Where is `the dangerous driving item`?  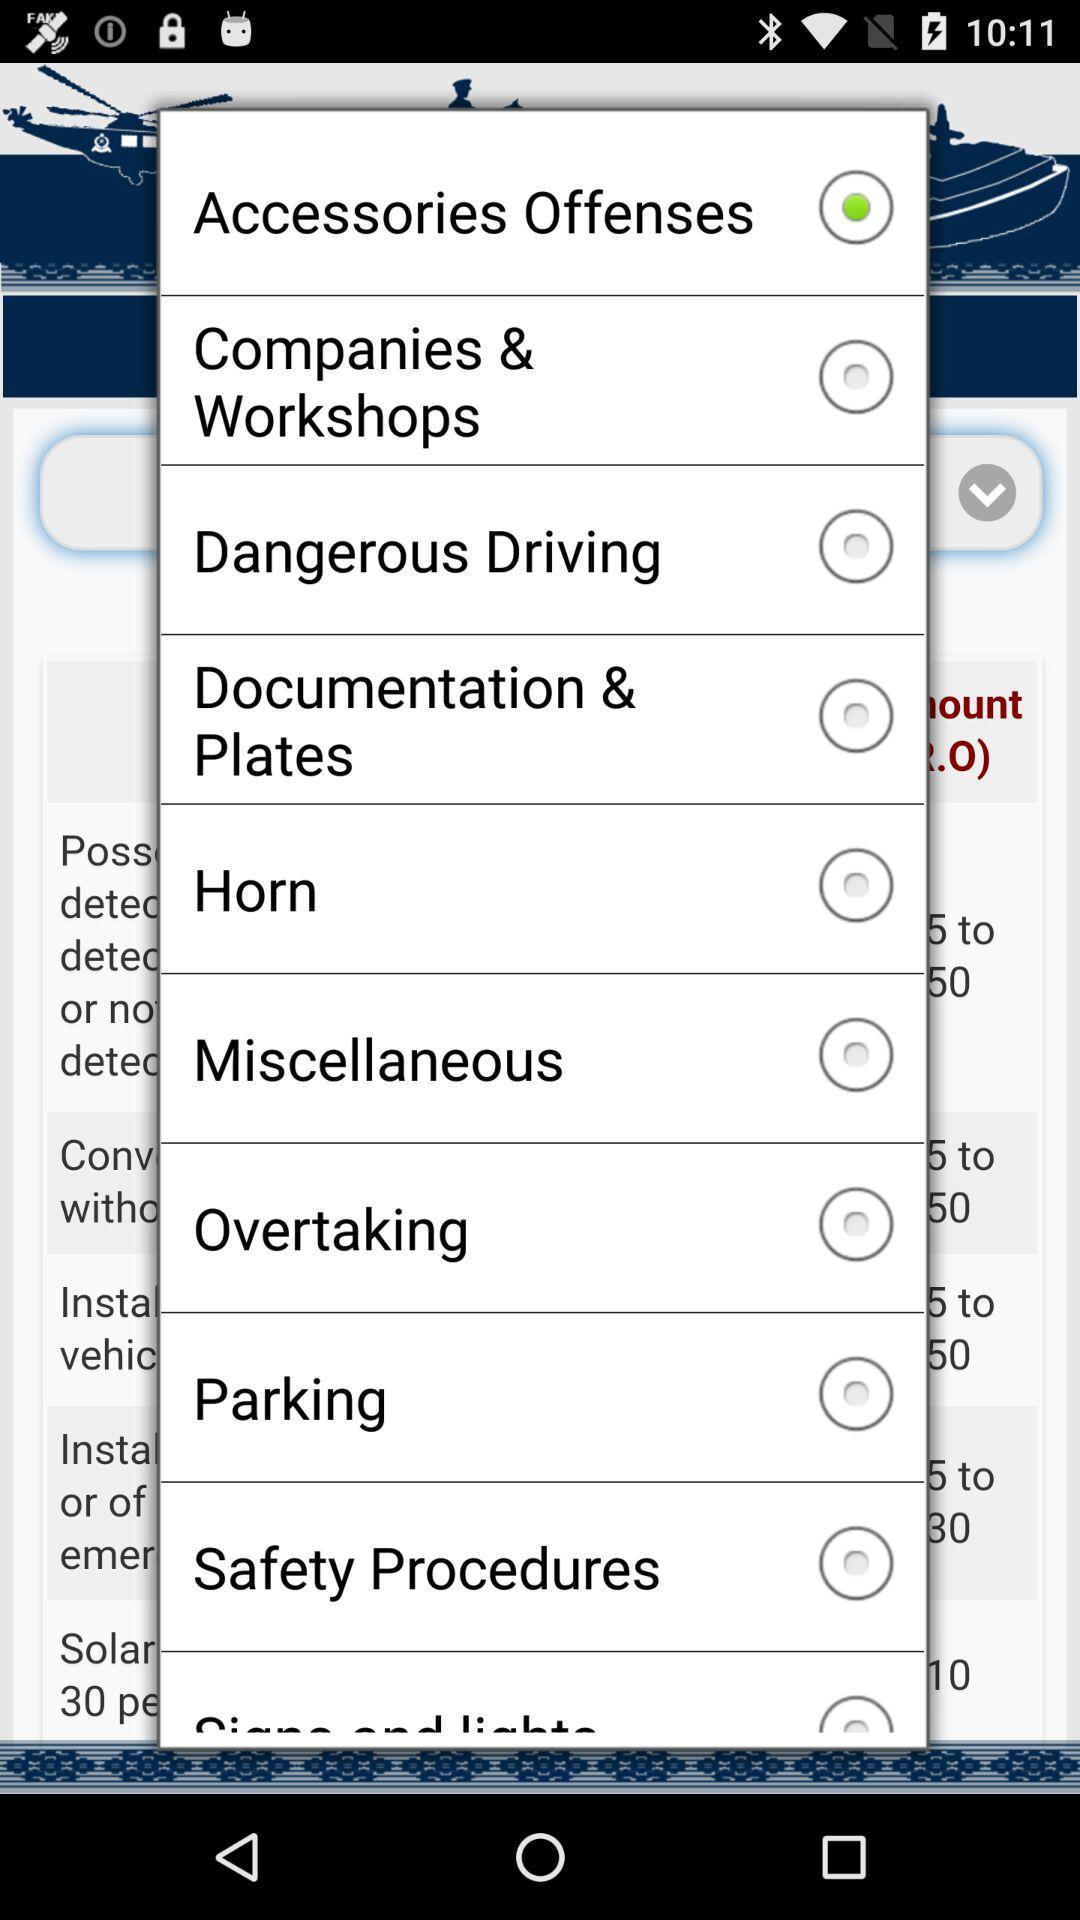 the dangerous driving item is located at coordinates (542, 549).